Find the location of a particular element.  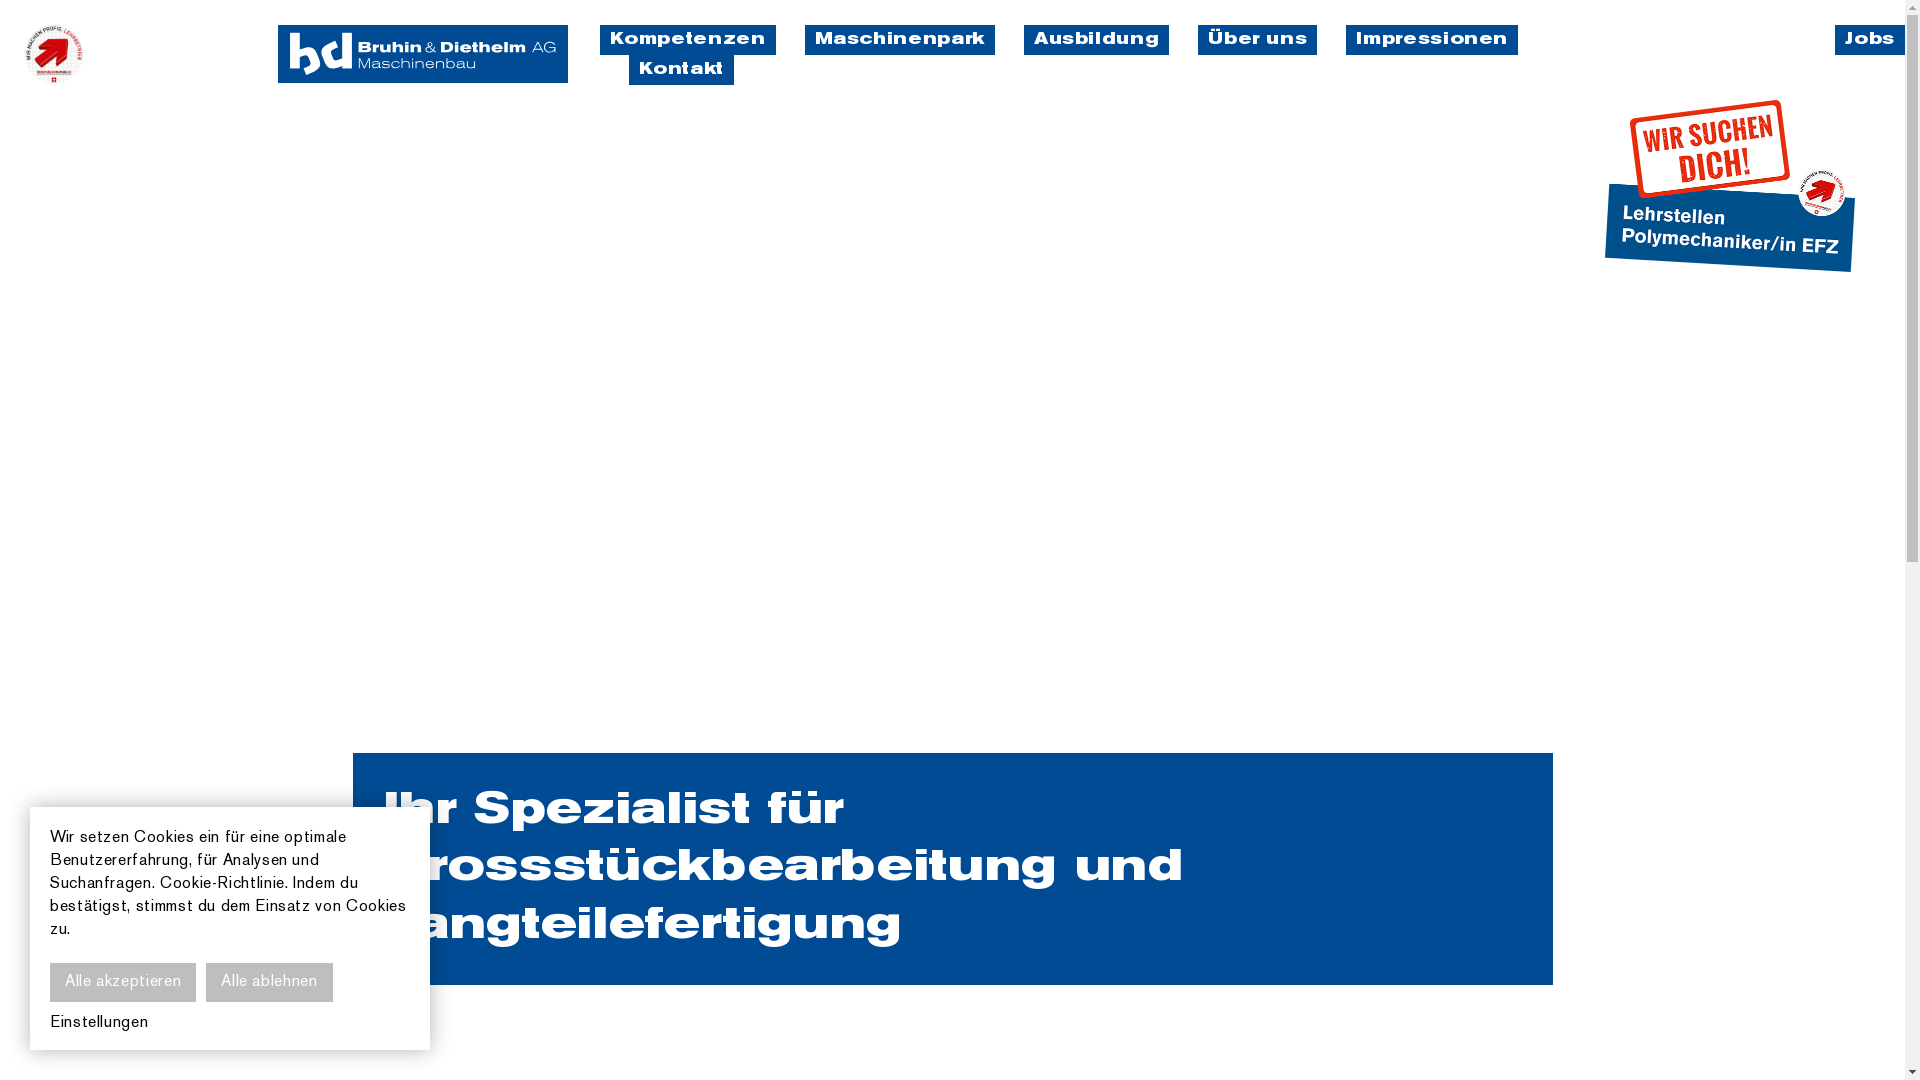

'Einstellungen' is located at coordinates (98, 1023).